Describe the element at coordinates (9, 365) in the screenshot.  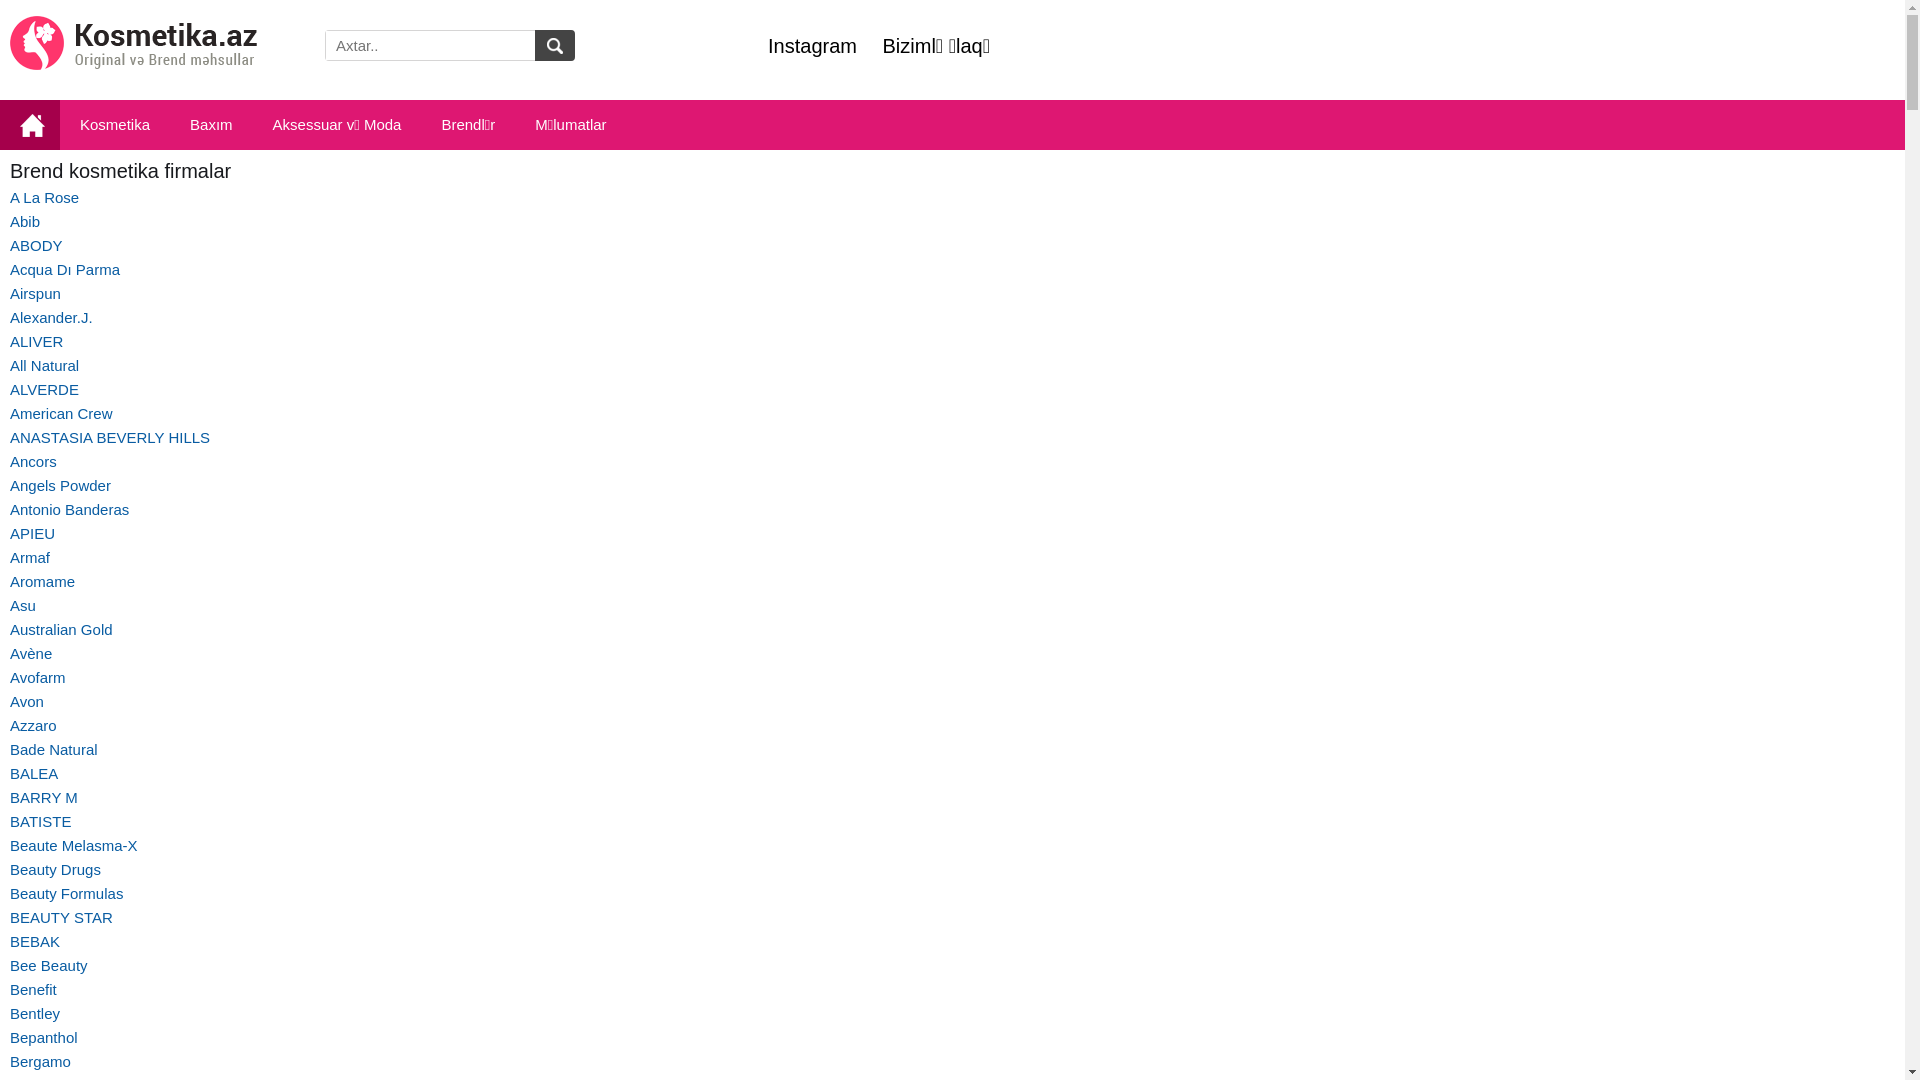
I see `'All Natural'` at that location.